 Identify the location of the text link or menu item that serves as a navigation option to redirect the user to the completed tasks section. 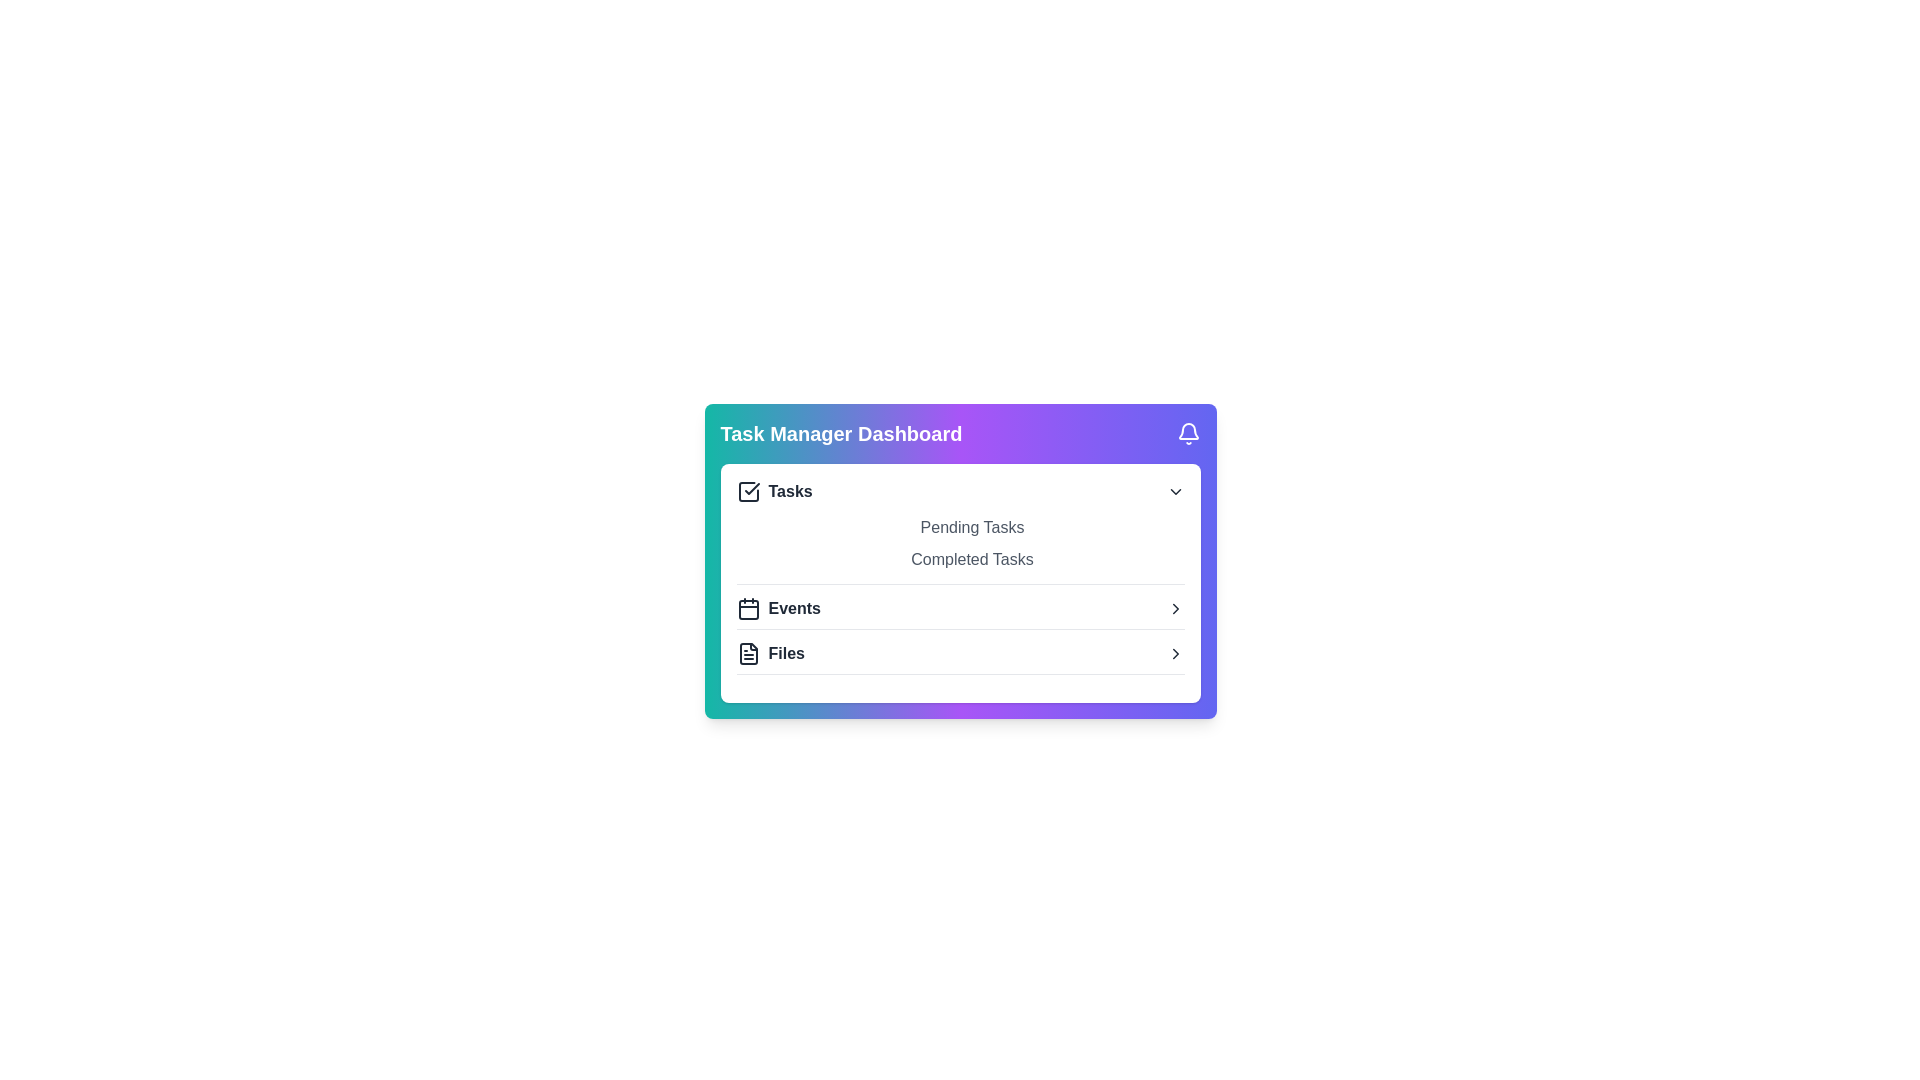
(960, 559).